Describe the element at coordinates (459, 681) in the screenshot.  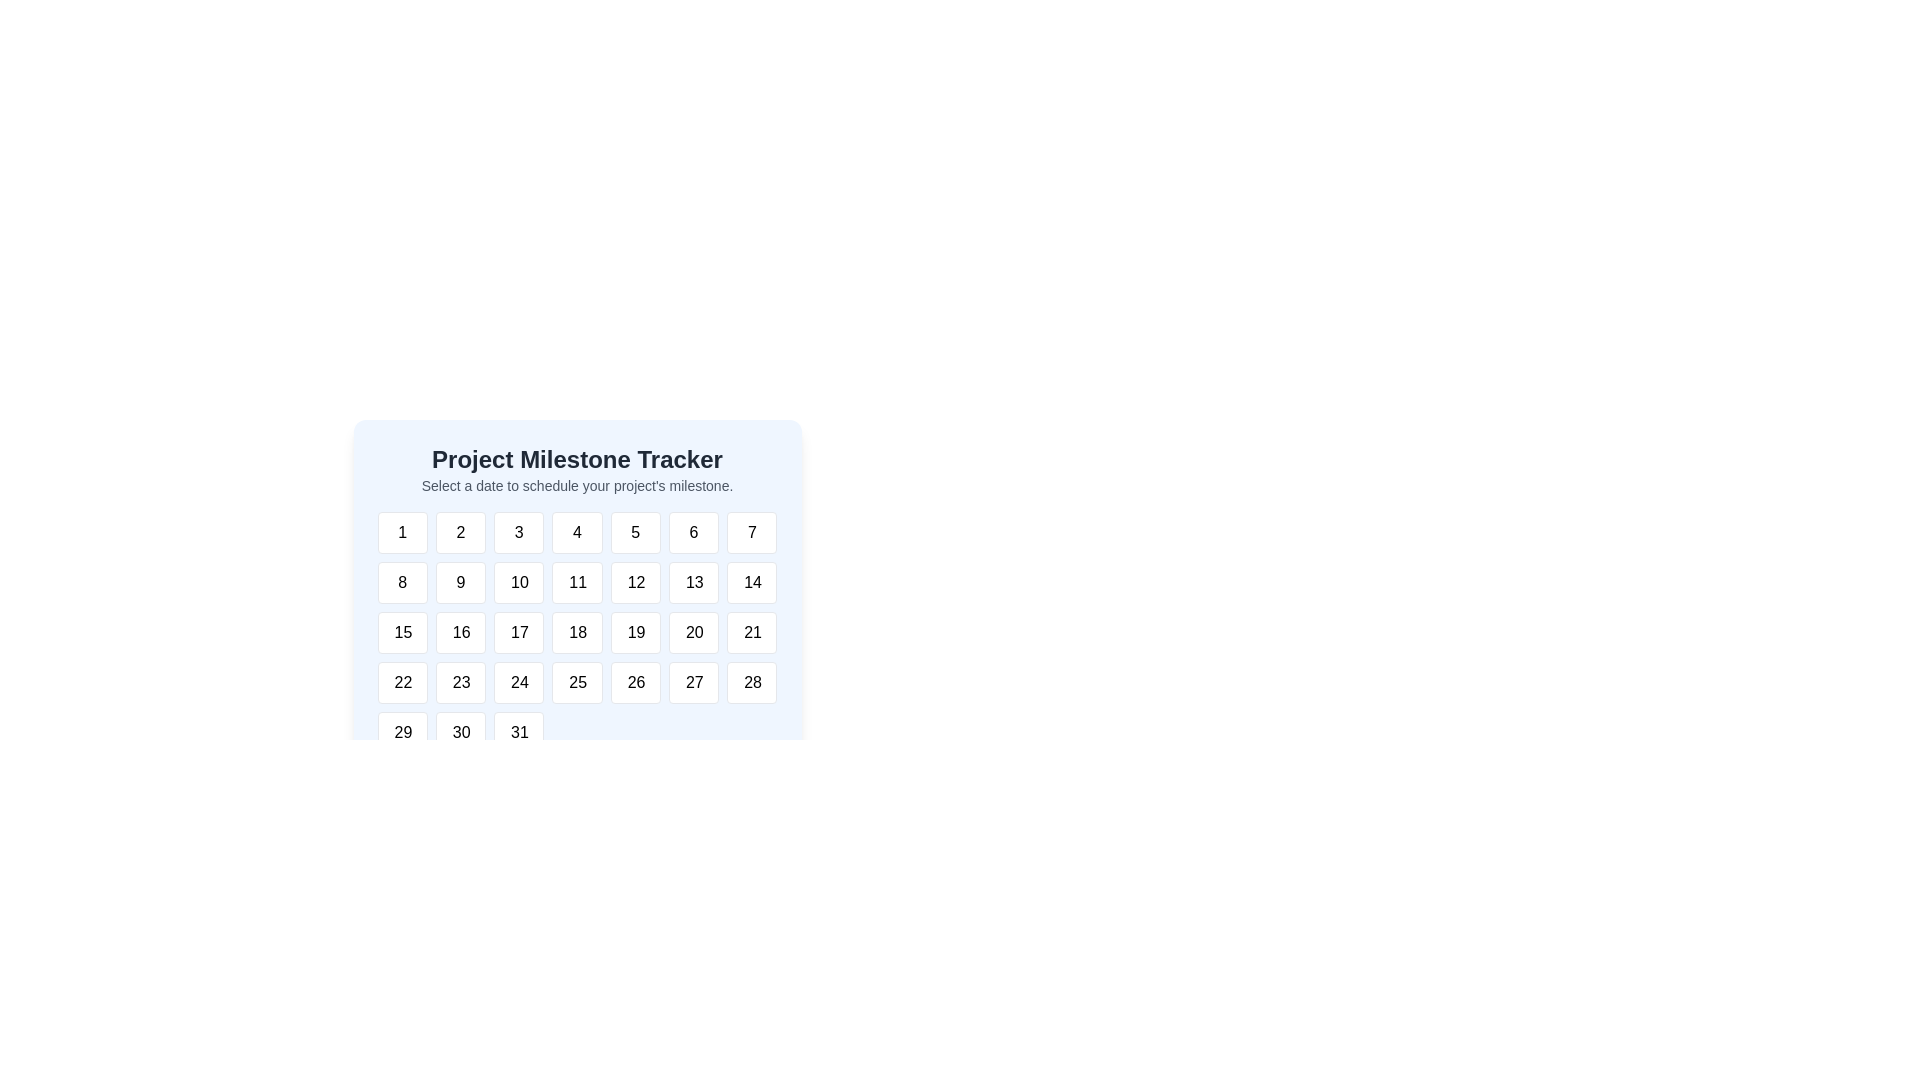
I see `the button that allows the user to select the number 23 in the Project Milestone Tracker interface, located in the fourth row, second column of the grid` at that location.